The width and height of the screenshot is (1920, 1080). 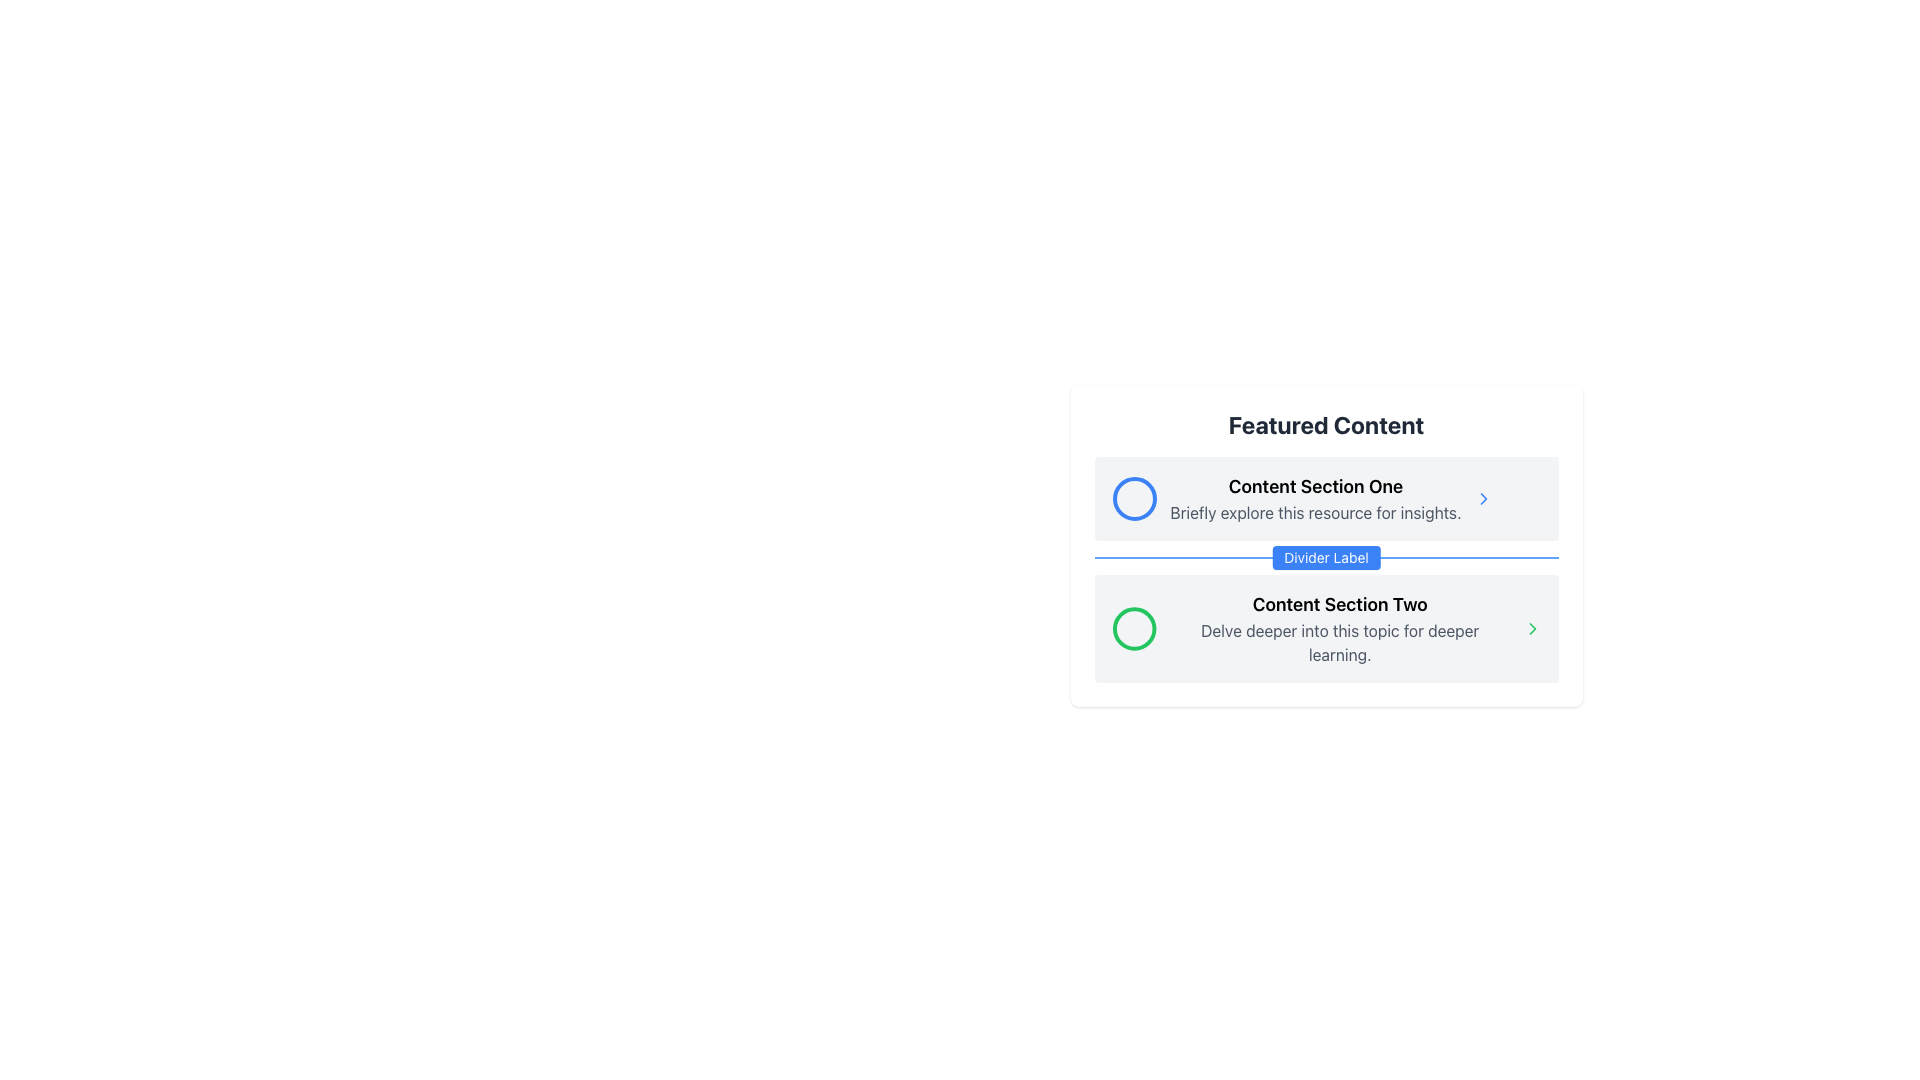 I want to click on text of the label positioned at the center of the horizontal blue divider between 'Content Section One' and 'Content Section Two', so click(x=1326, y=558).